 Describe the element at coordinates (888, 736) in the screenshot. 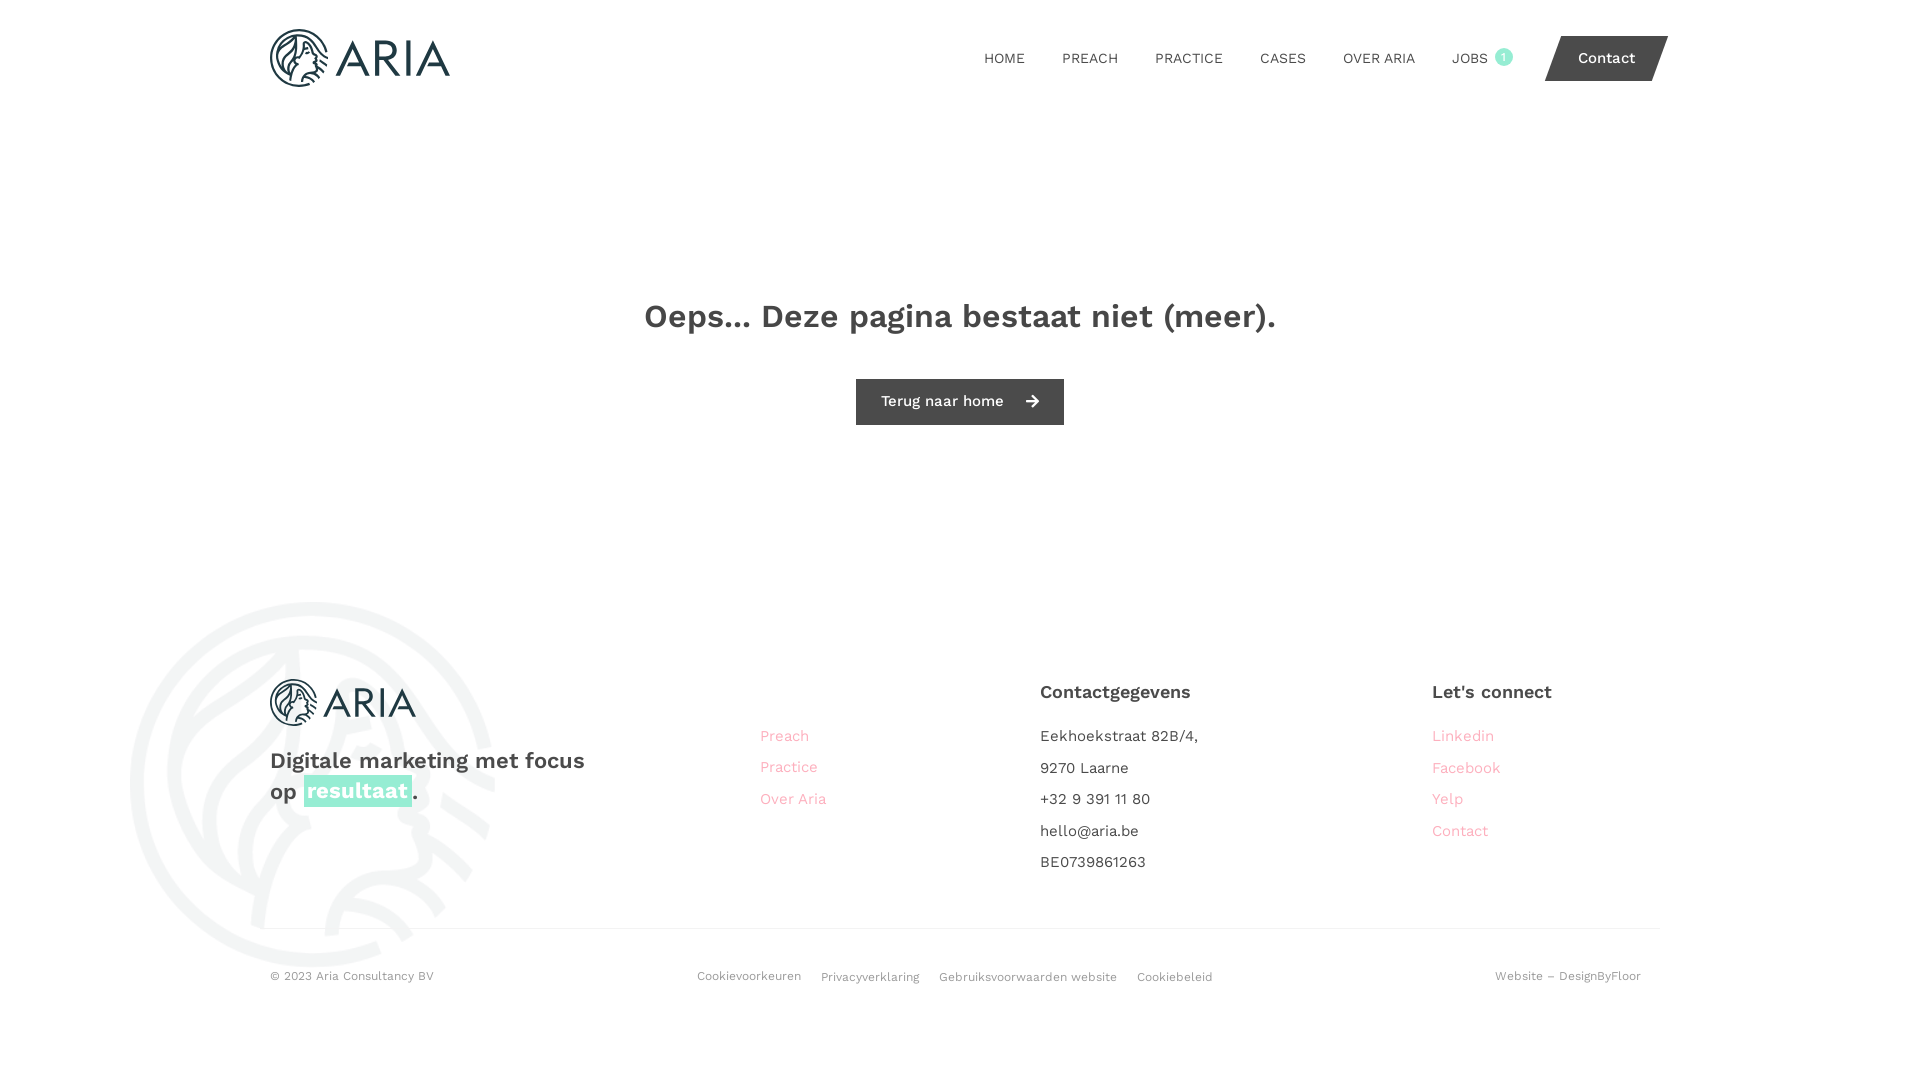

I see `'Preach'` at that location.